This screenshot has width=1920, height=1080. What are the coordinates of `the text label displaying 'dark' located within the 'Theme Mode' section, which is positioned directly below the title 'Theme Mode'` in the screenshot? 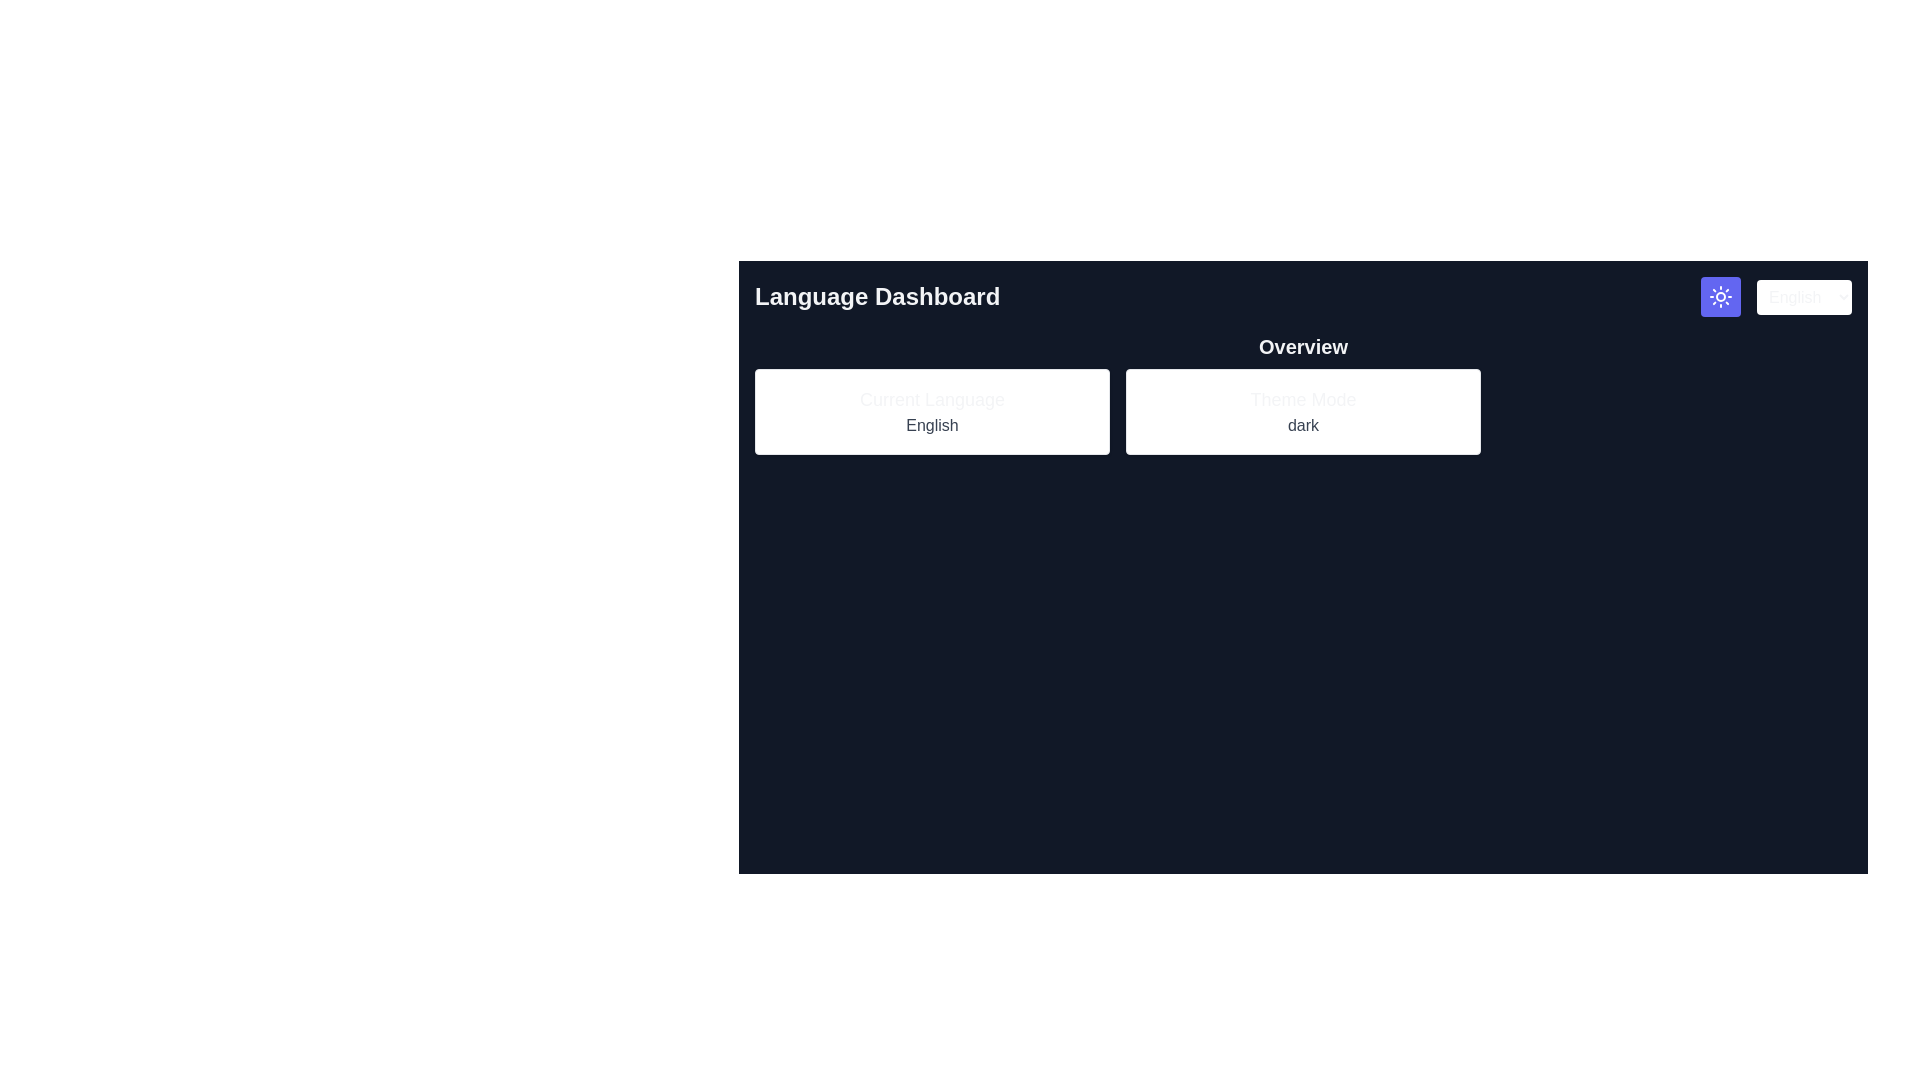 It's located at (1303, 424).